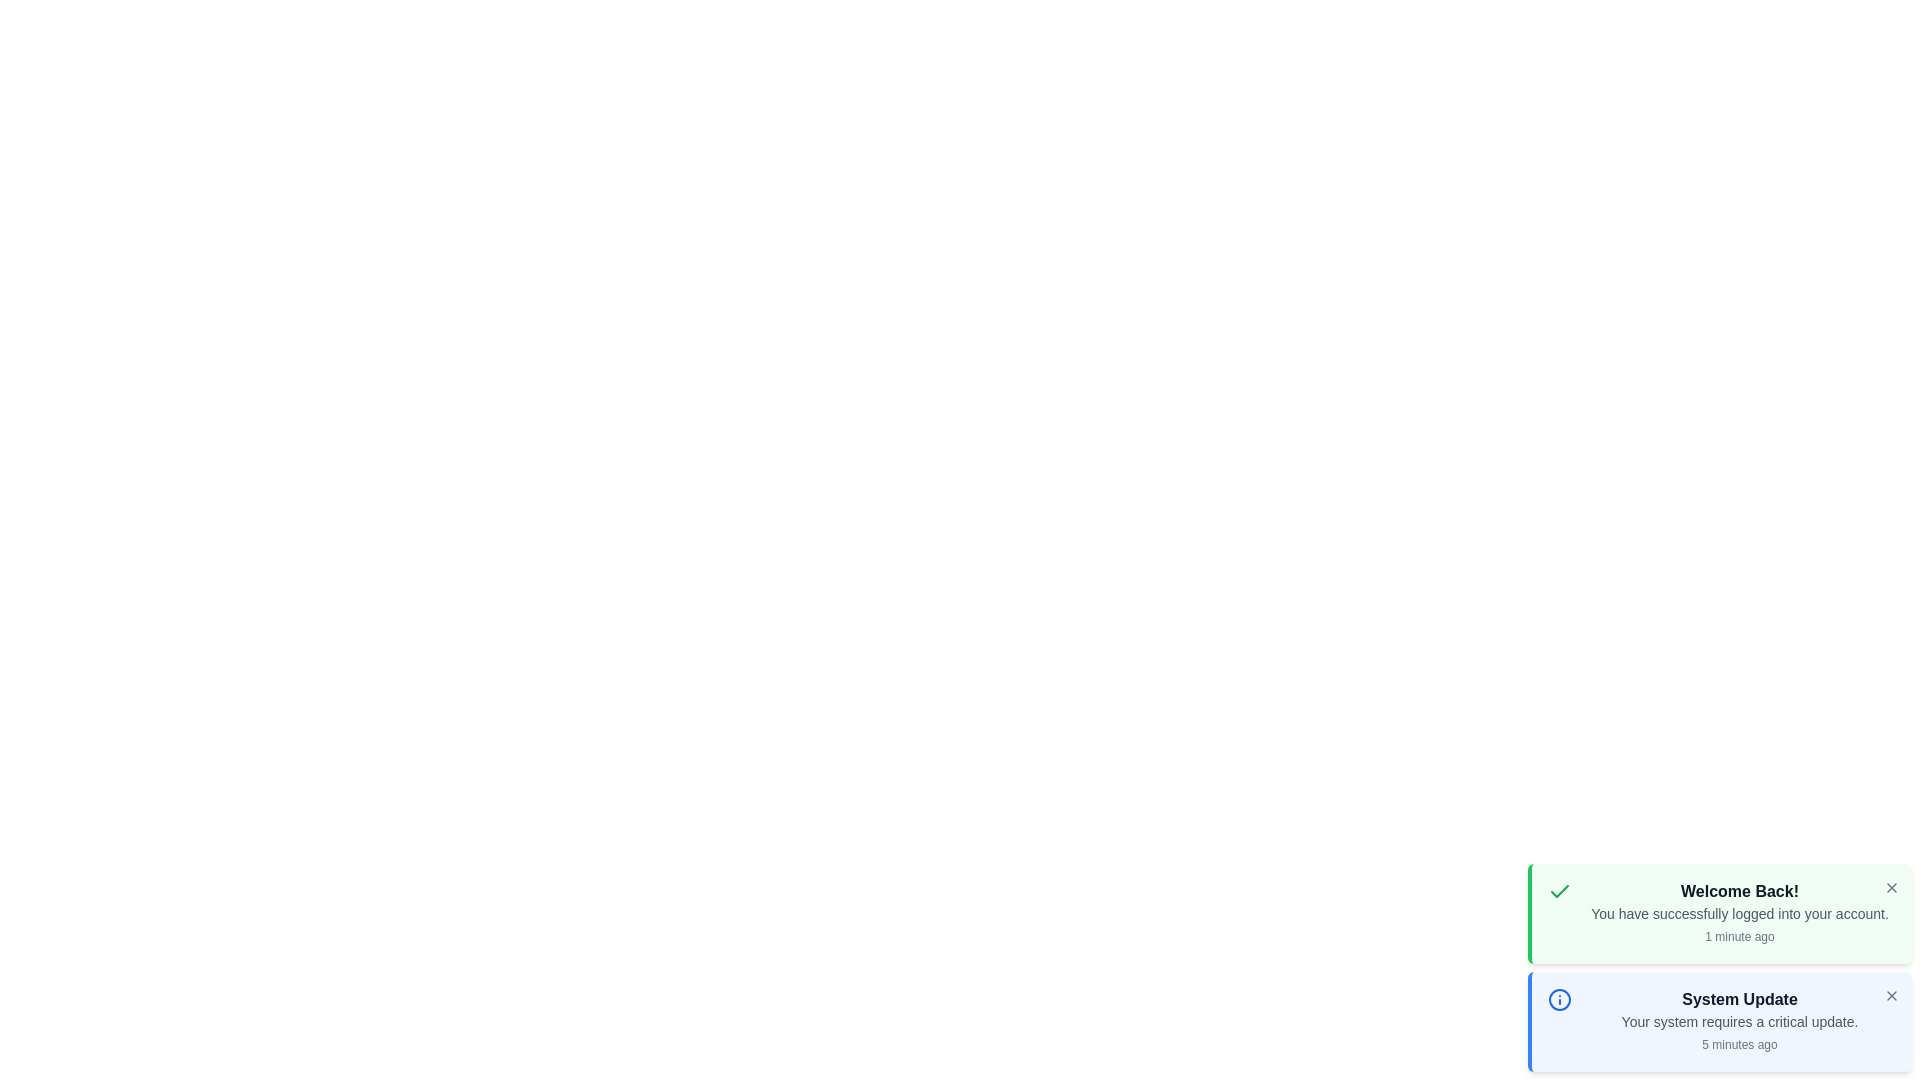 Image resolution: width=1920 pixels, height=1080 pixels. What do you see at coordinates (1559, 890) in the screenshot?
I see `the notification type indicator icon for the first notification` at bounding box center [1559, 890].